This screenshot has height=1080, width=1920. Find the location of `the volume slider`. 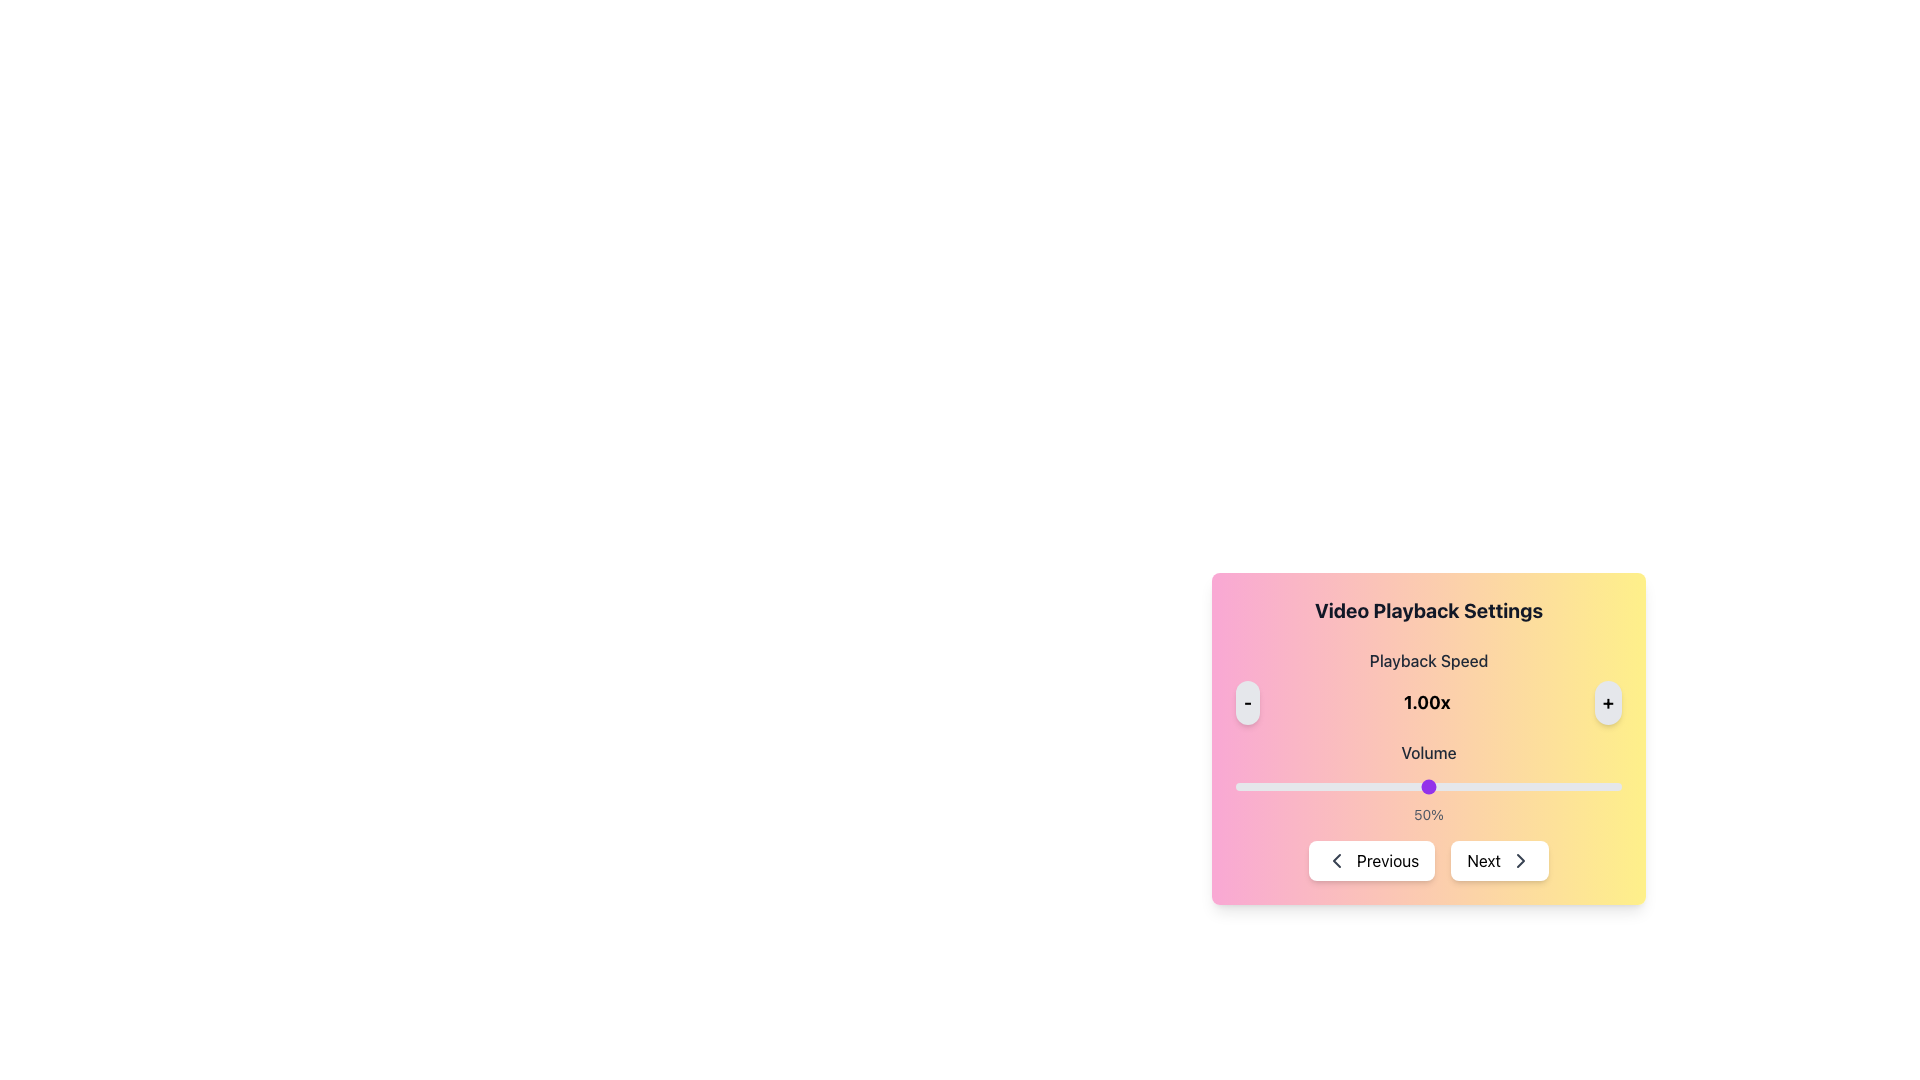

the volume slider is located at coordinates (1597, 785).